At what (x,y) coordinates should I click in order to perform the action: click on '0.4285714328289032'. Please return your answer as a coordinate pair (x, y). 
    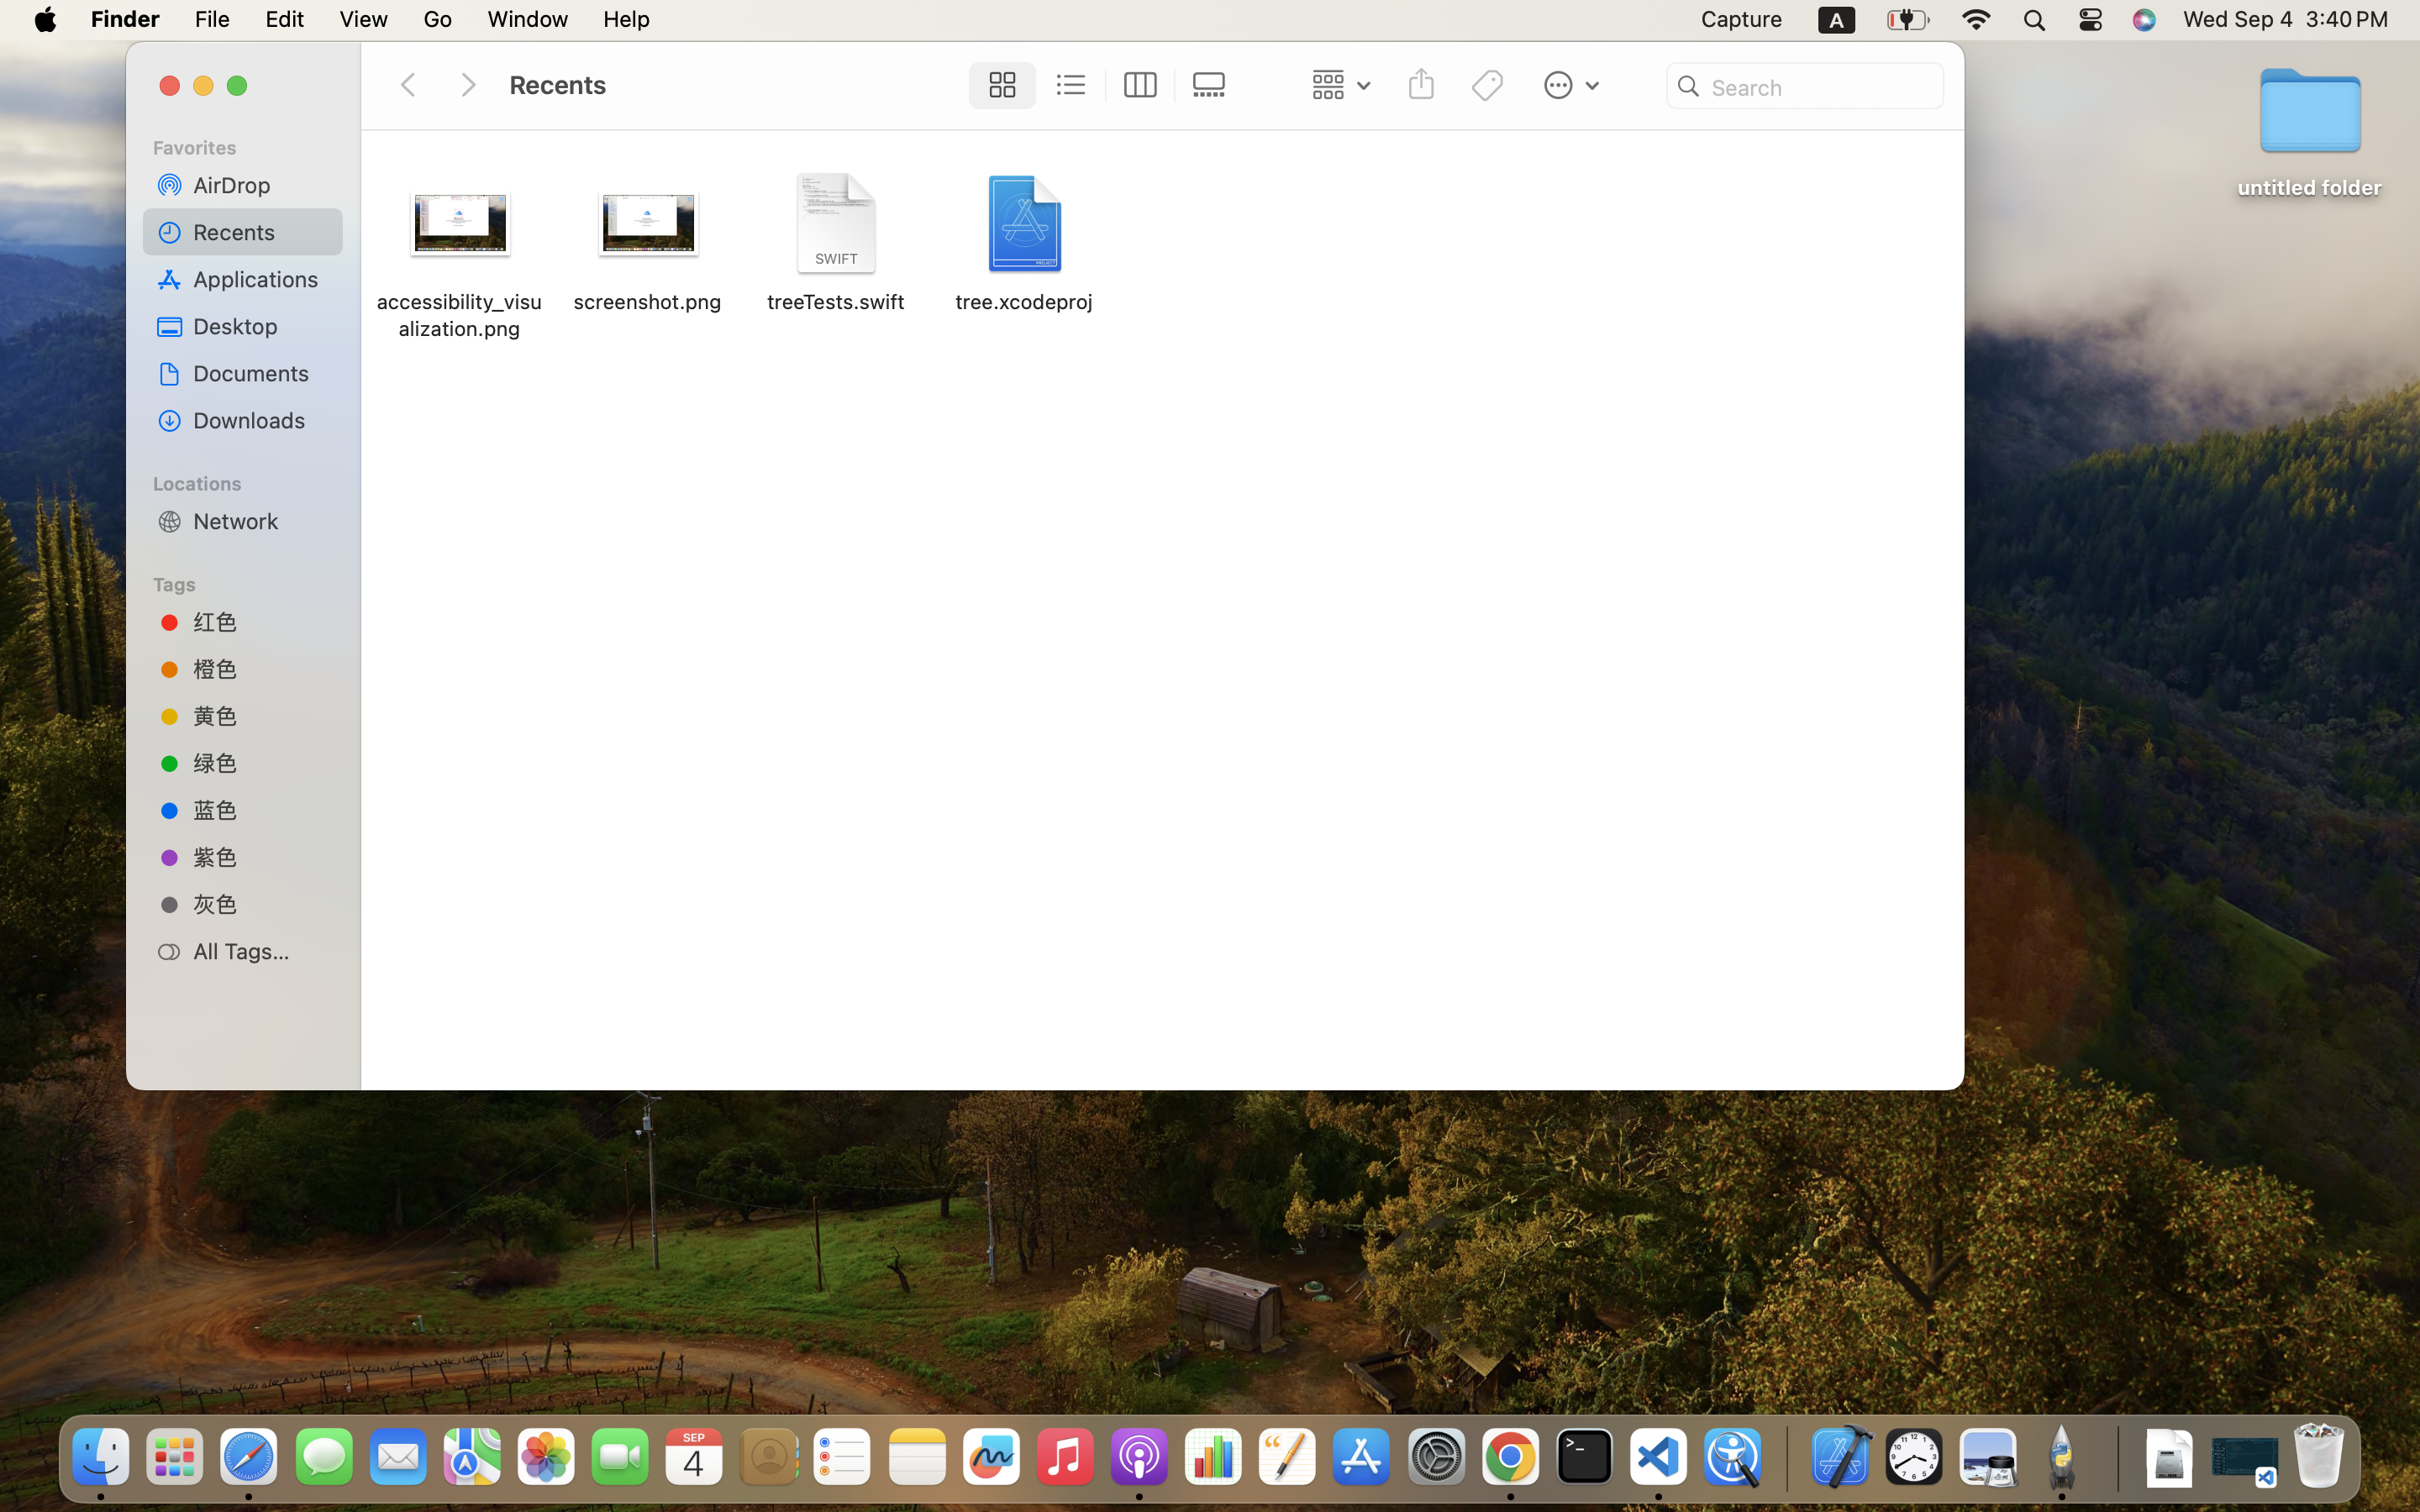
    Looking at the image, I should click on (1785, 1457).